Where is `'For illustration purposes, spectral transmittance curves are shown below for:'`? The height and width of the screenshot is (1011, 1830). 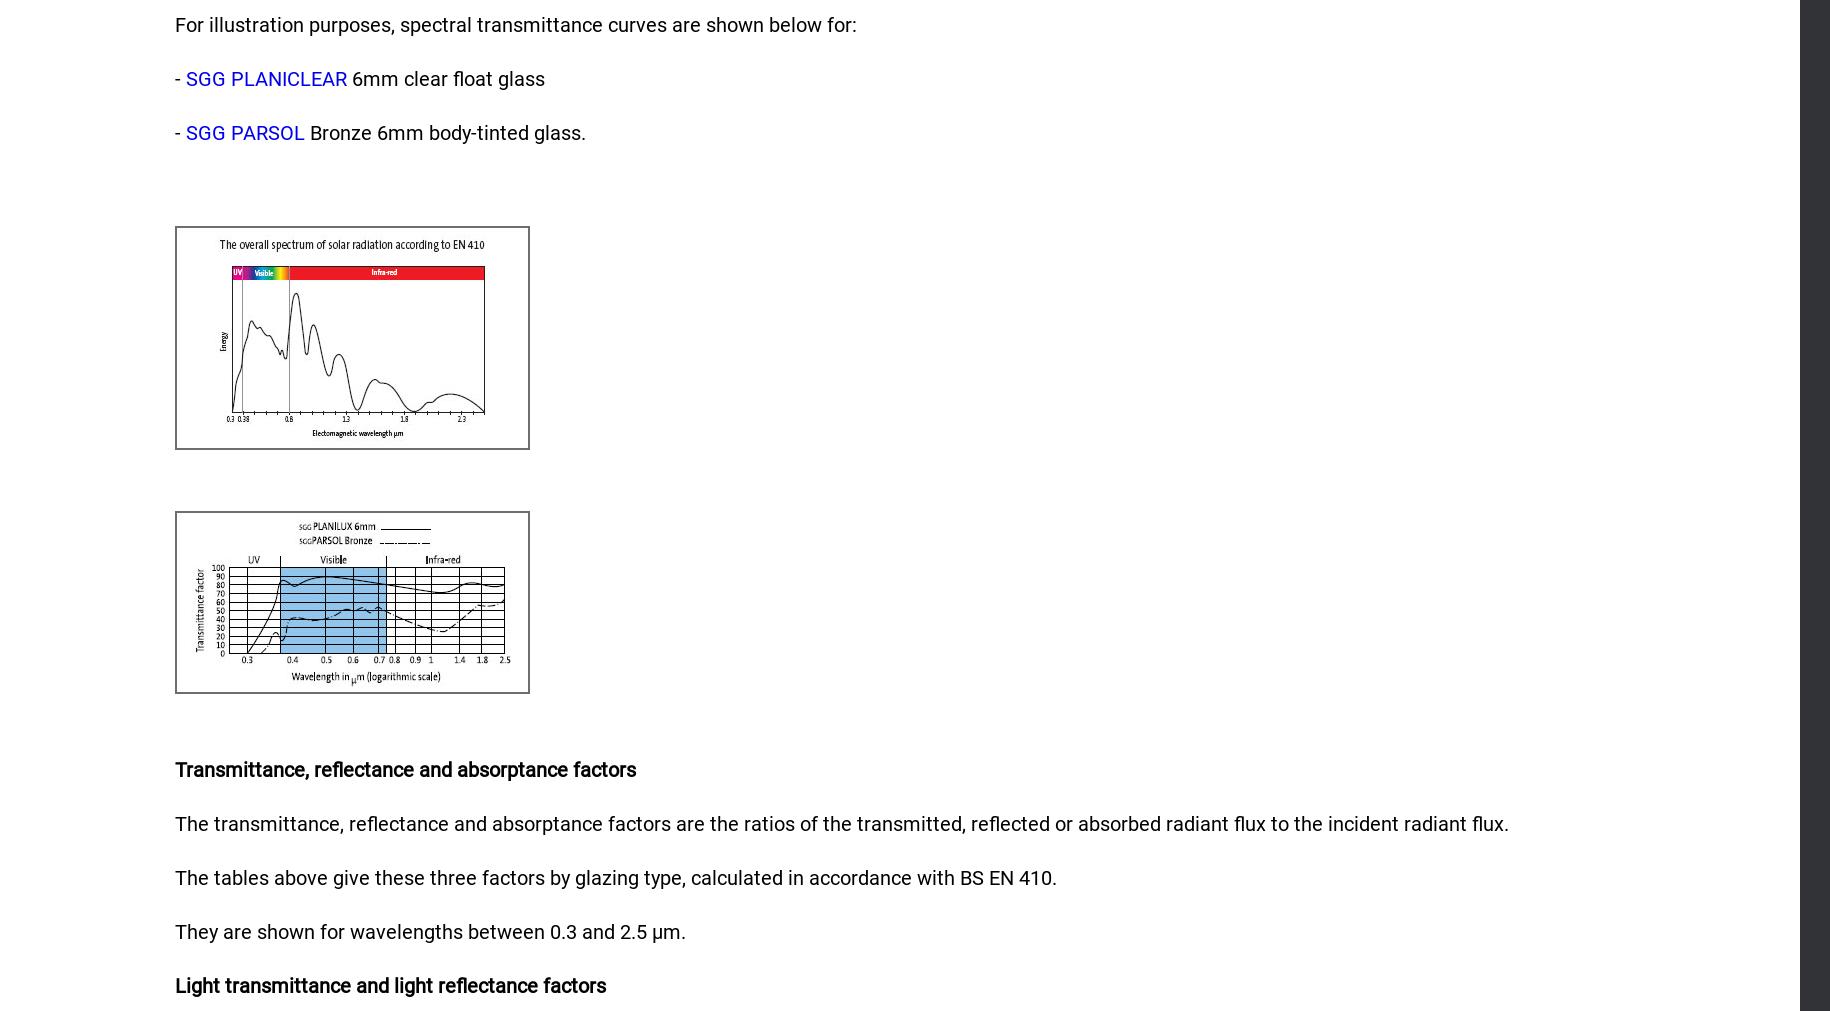
'For illustration purposes, spectral transmittance curves are shown below for:' is located at coordinates (516, 22).